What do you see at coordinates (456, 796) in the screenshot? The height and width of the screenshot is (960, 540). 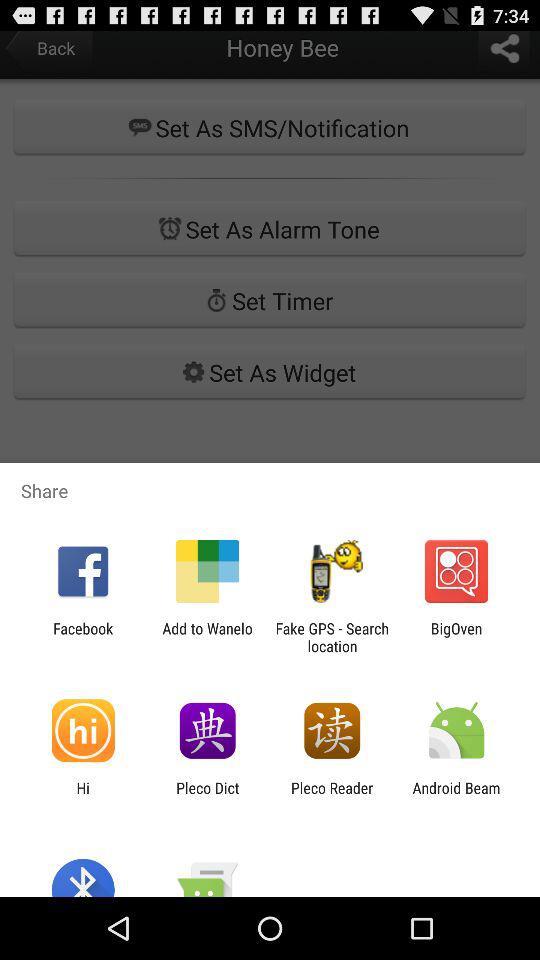 I see `item next to the pleco reader` at bounding box center [456, 796].